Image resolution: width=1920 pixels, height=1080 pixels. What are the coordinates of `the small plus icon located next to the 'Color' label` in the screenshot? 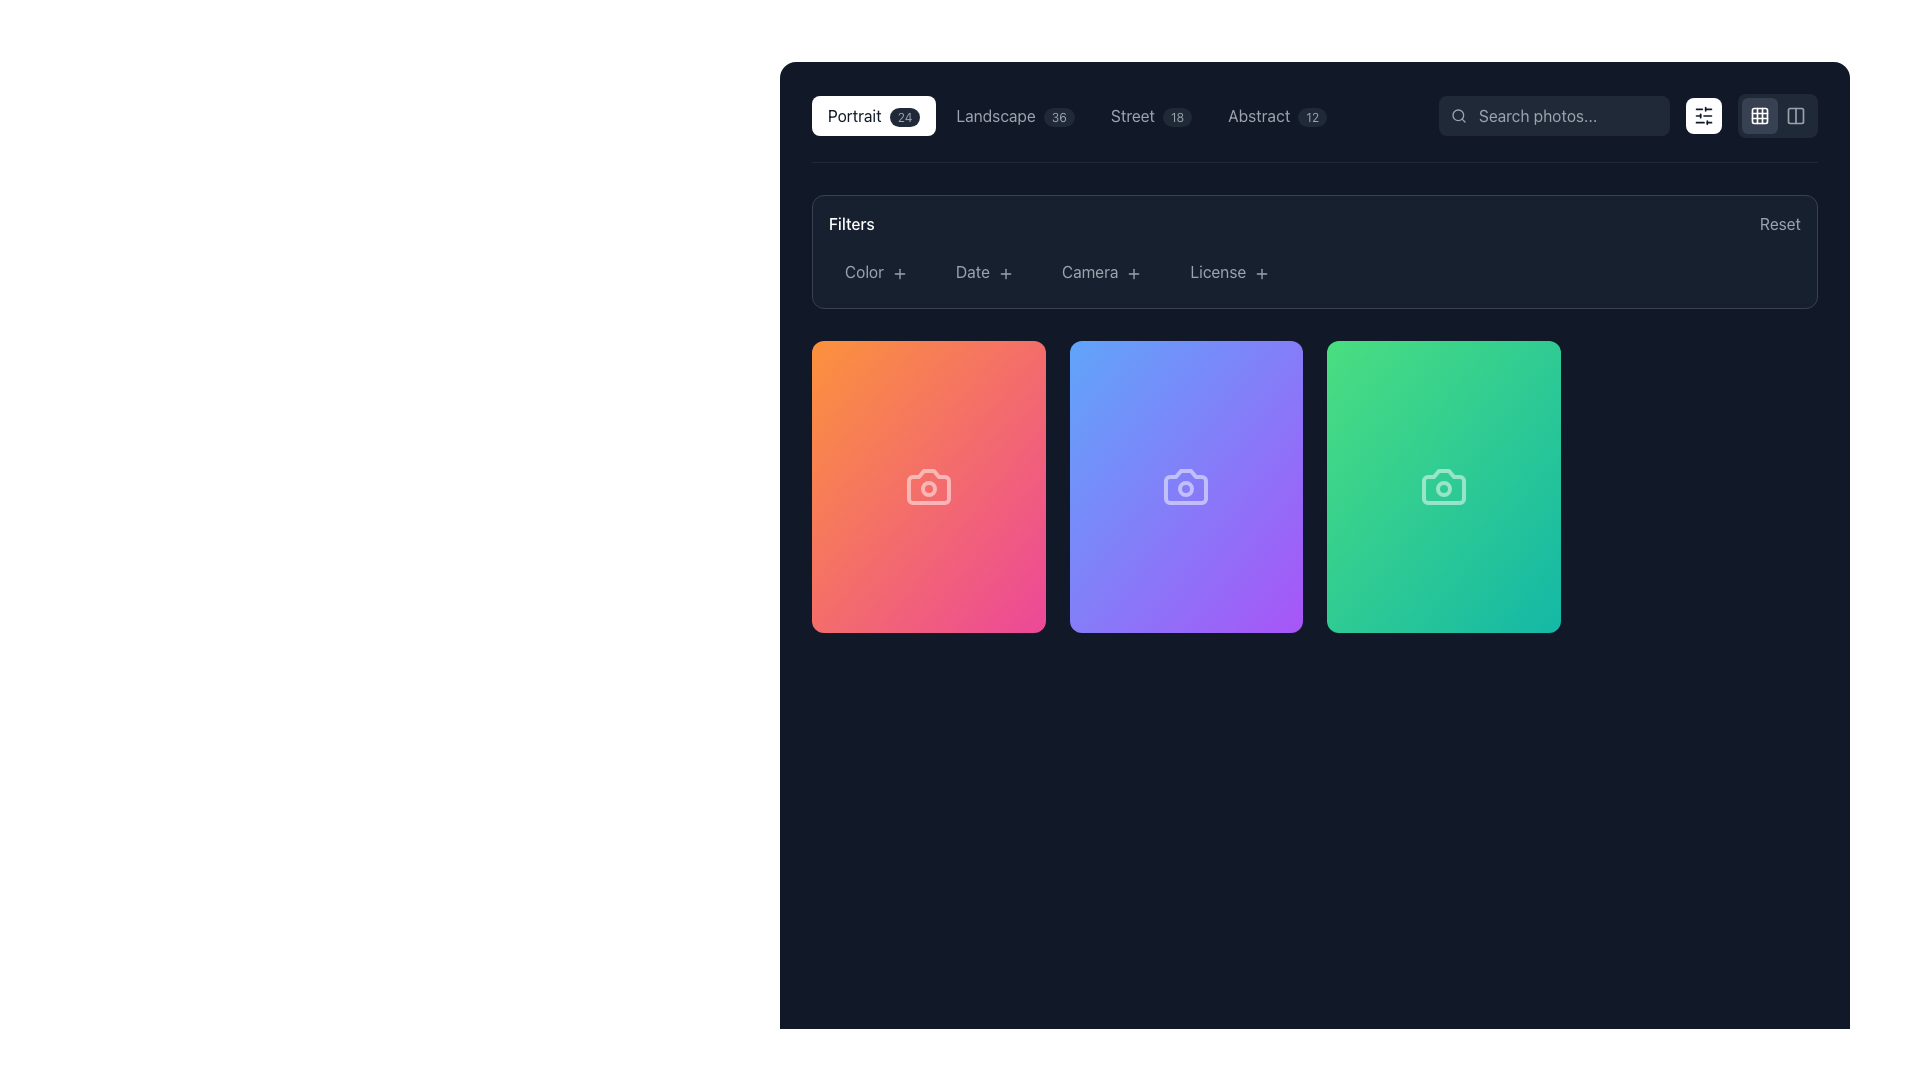 It's located at (898, 273).